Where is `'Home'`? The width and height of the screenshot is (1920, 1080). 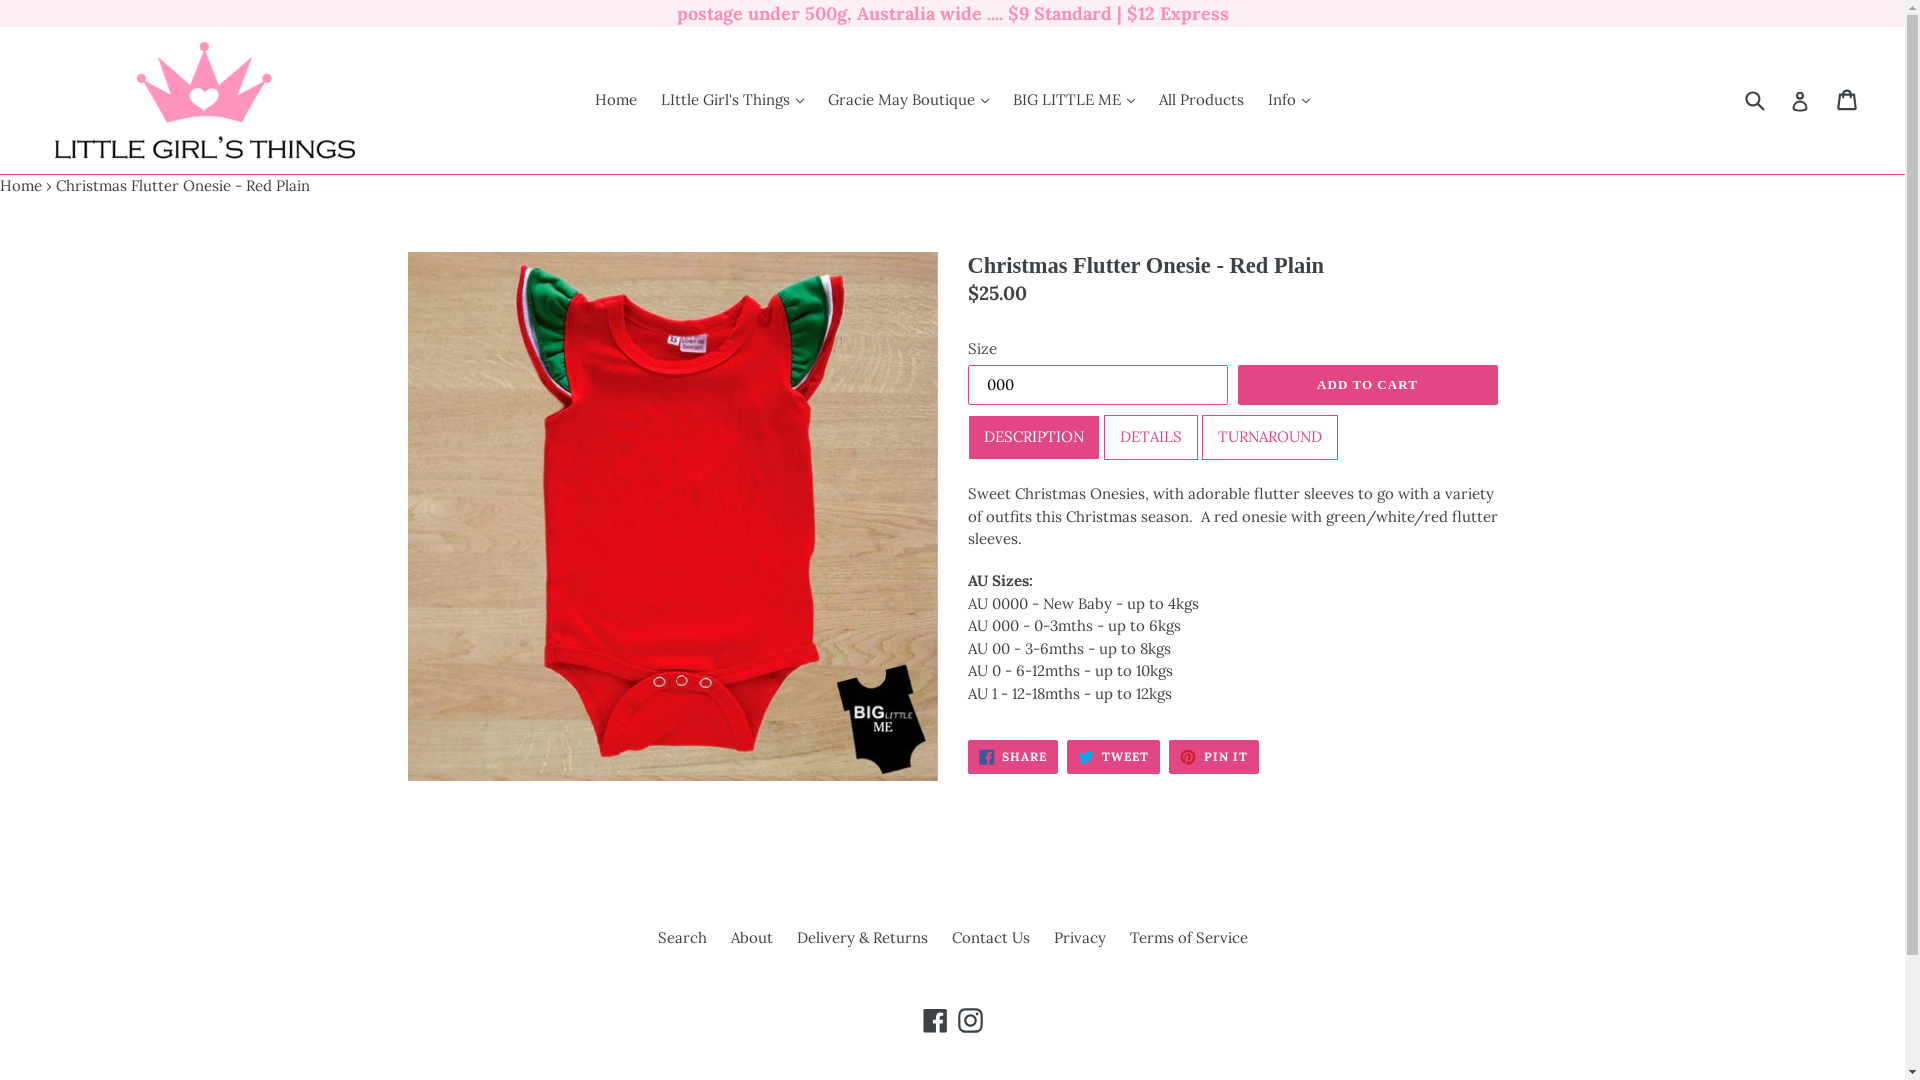 'Home' is located at coordinates (0, 185).